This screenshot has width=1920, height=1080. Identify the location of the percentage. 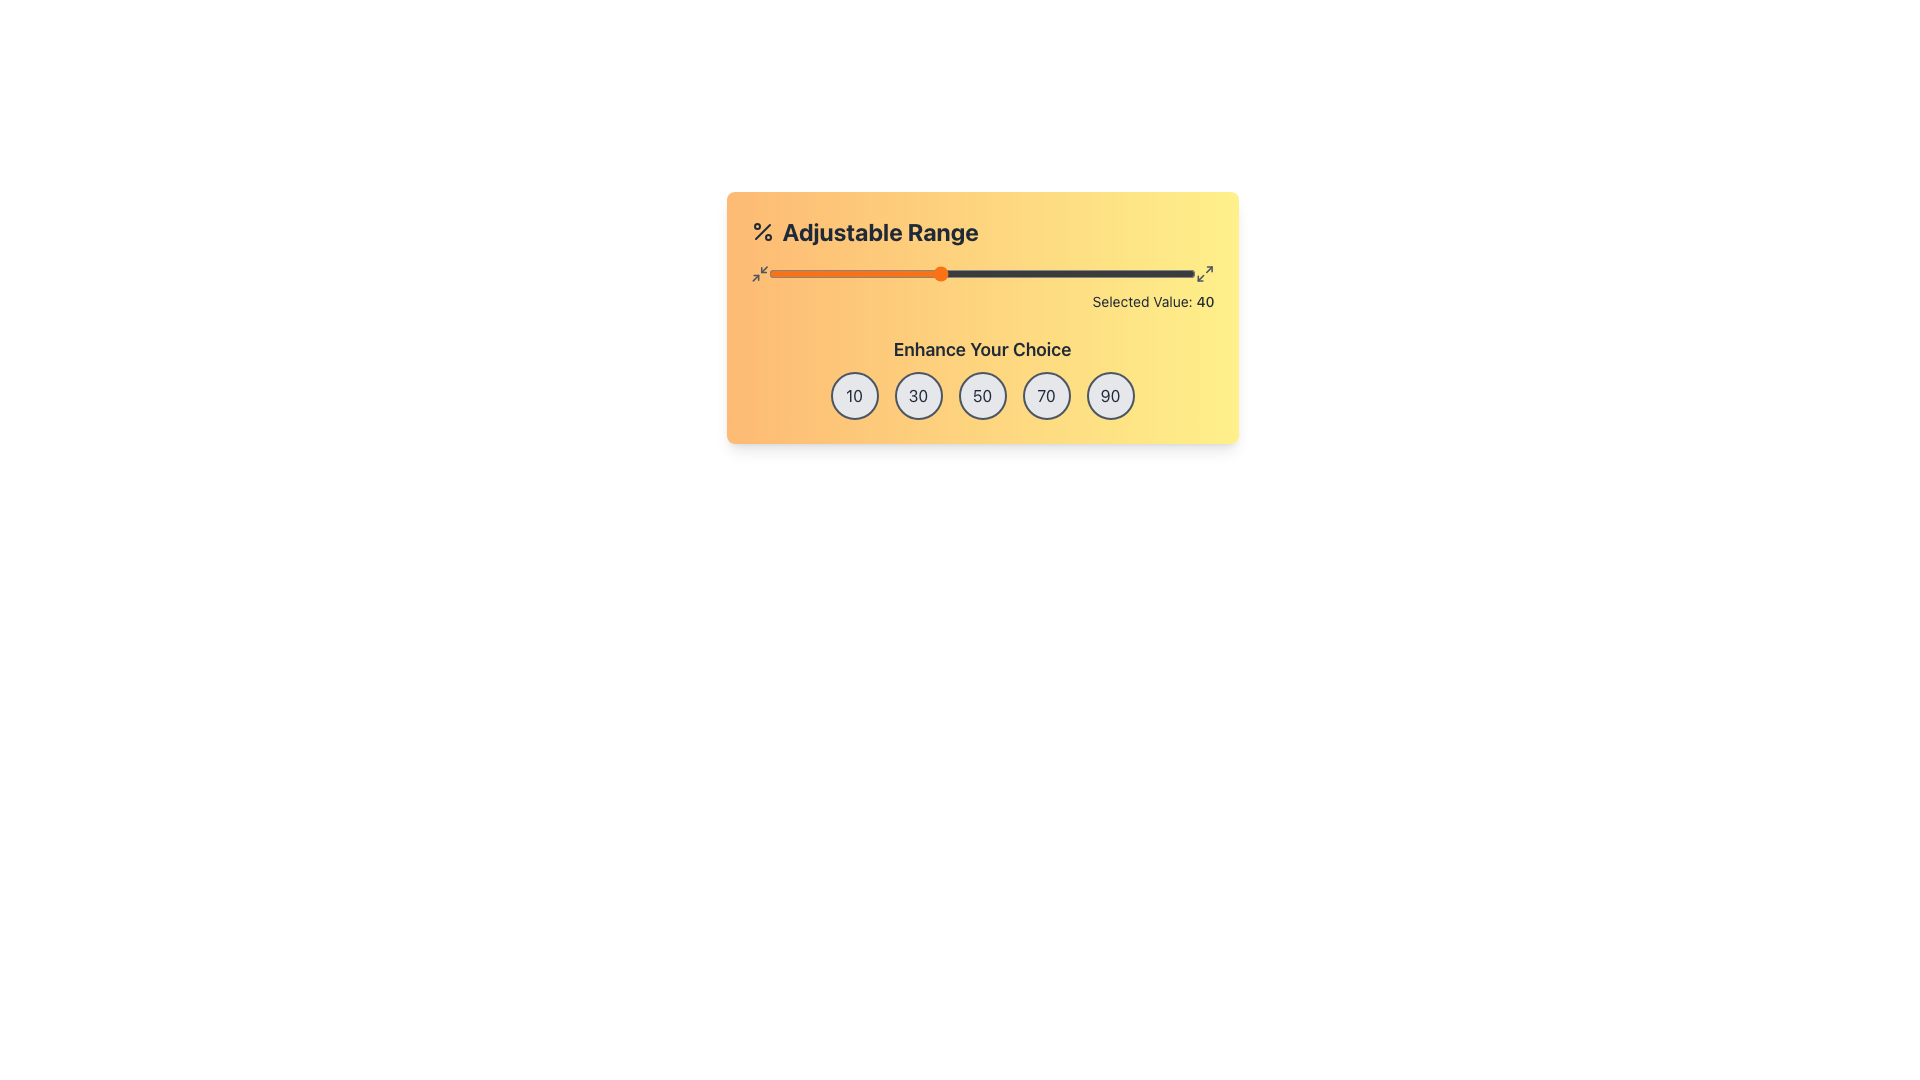
(1170, 273).